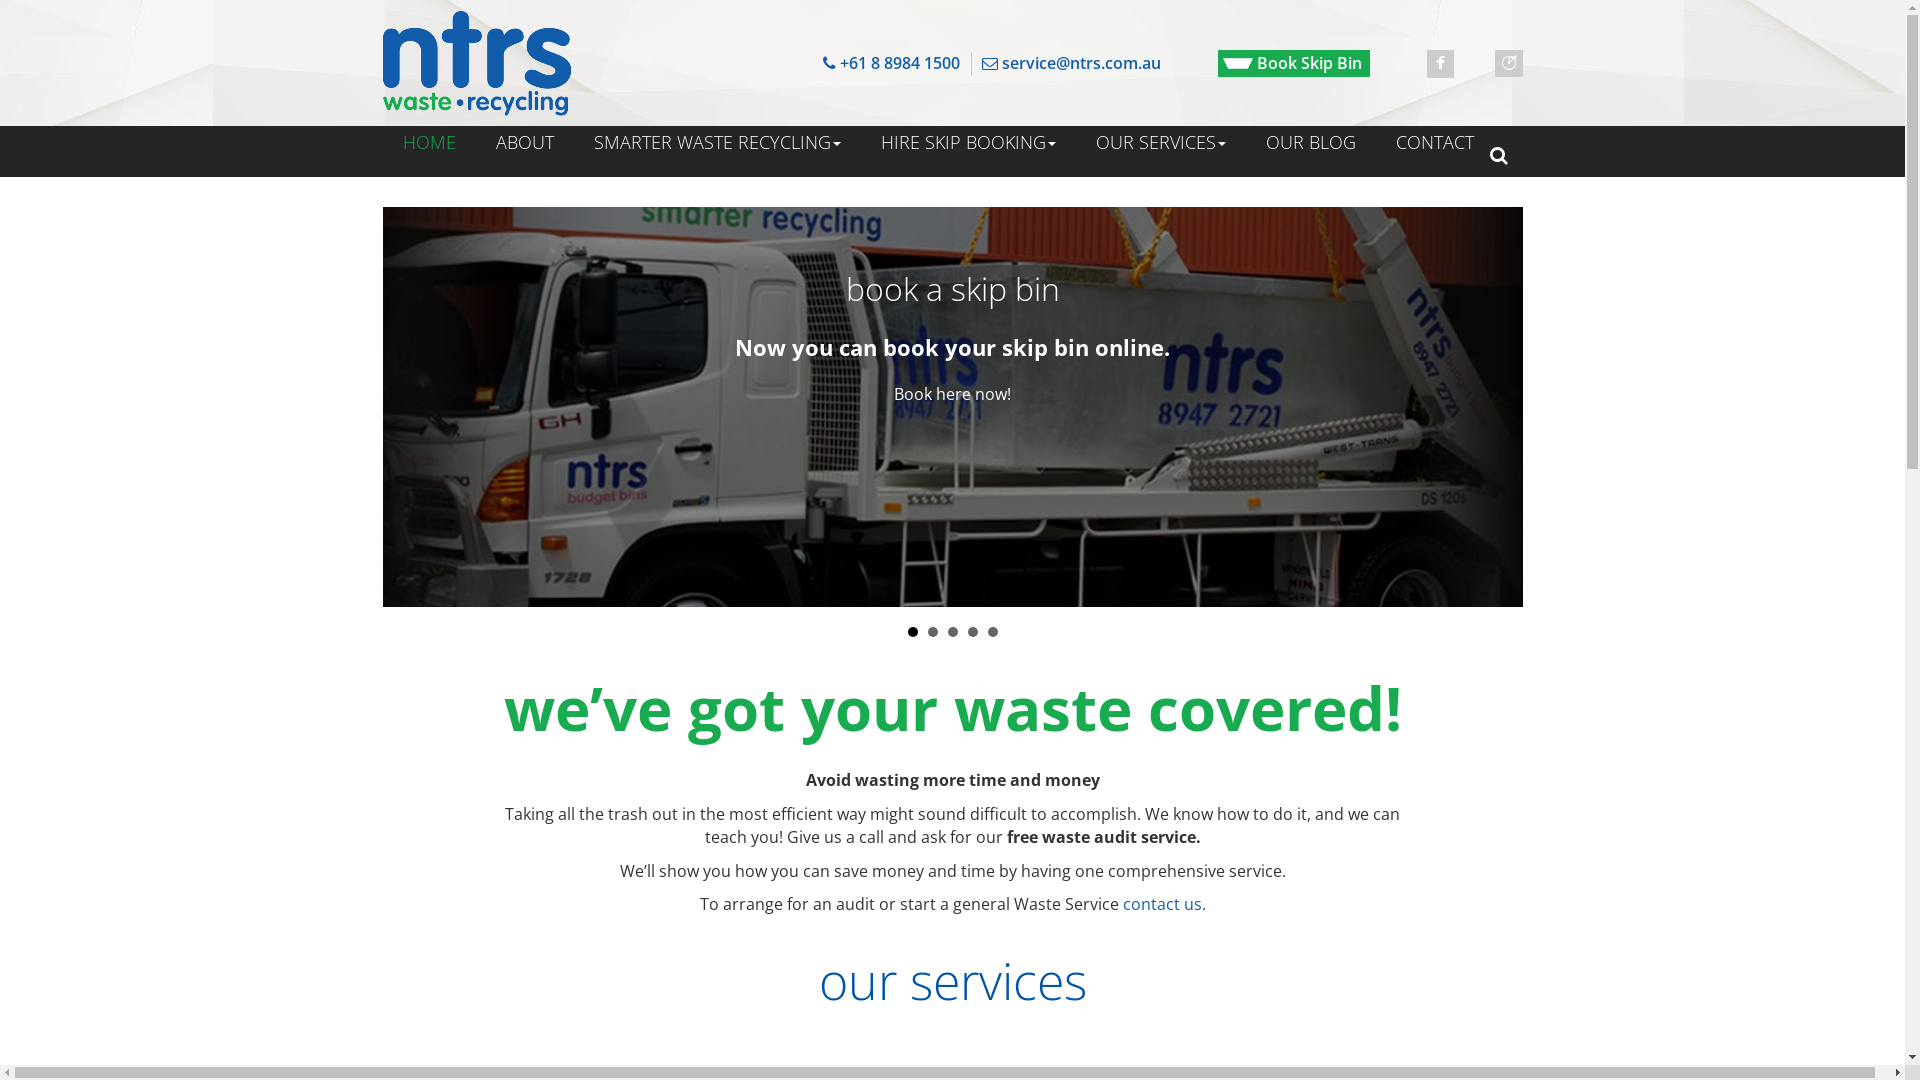 This screenshot has height=1080, width=1920. What do you see at coordinates (1310, 141) in the screenshot?
I see `'OUR BLOG'` at bounding box center [1310, 141].